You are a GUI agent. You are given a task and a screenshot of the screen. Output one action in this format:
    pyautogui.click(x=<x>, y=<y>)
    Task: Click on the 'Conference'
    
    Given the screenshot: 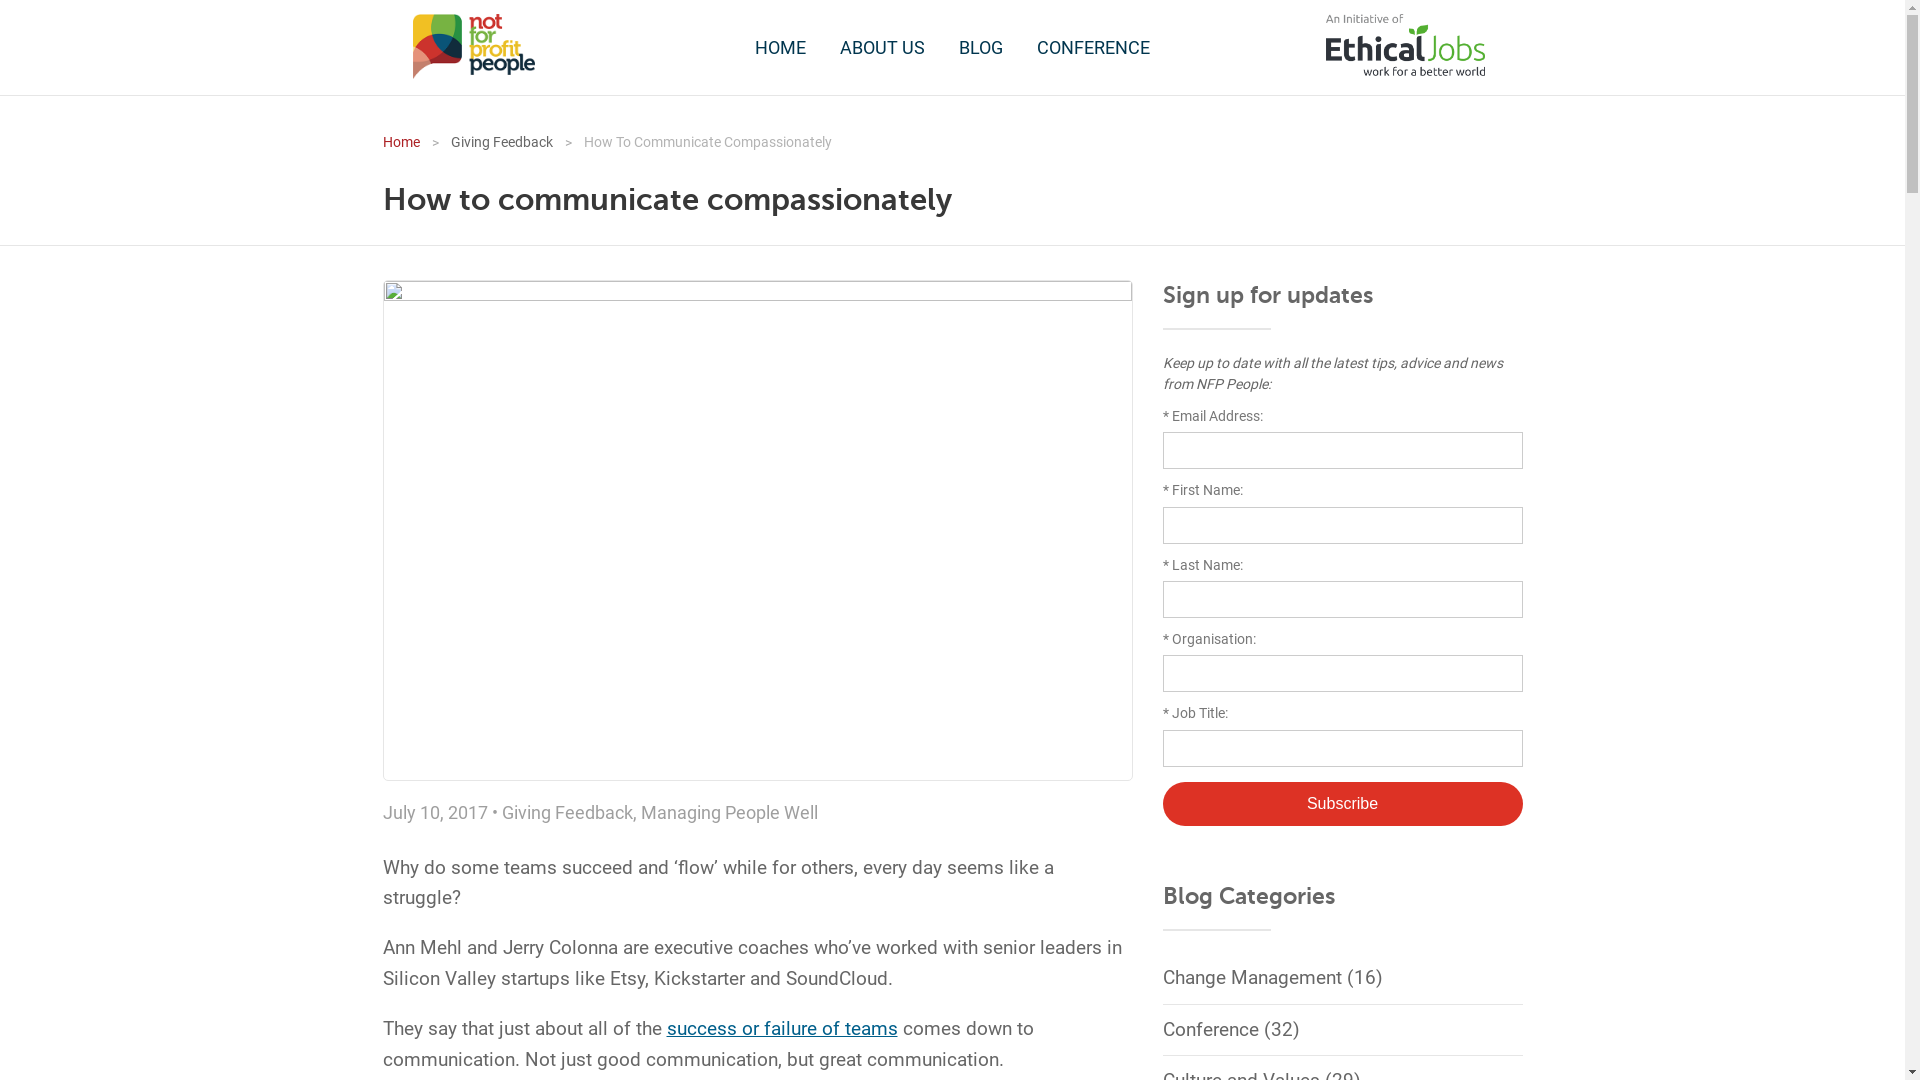 What is the action you would take?
    pyautogui.click(x=1161, y=1029)
    